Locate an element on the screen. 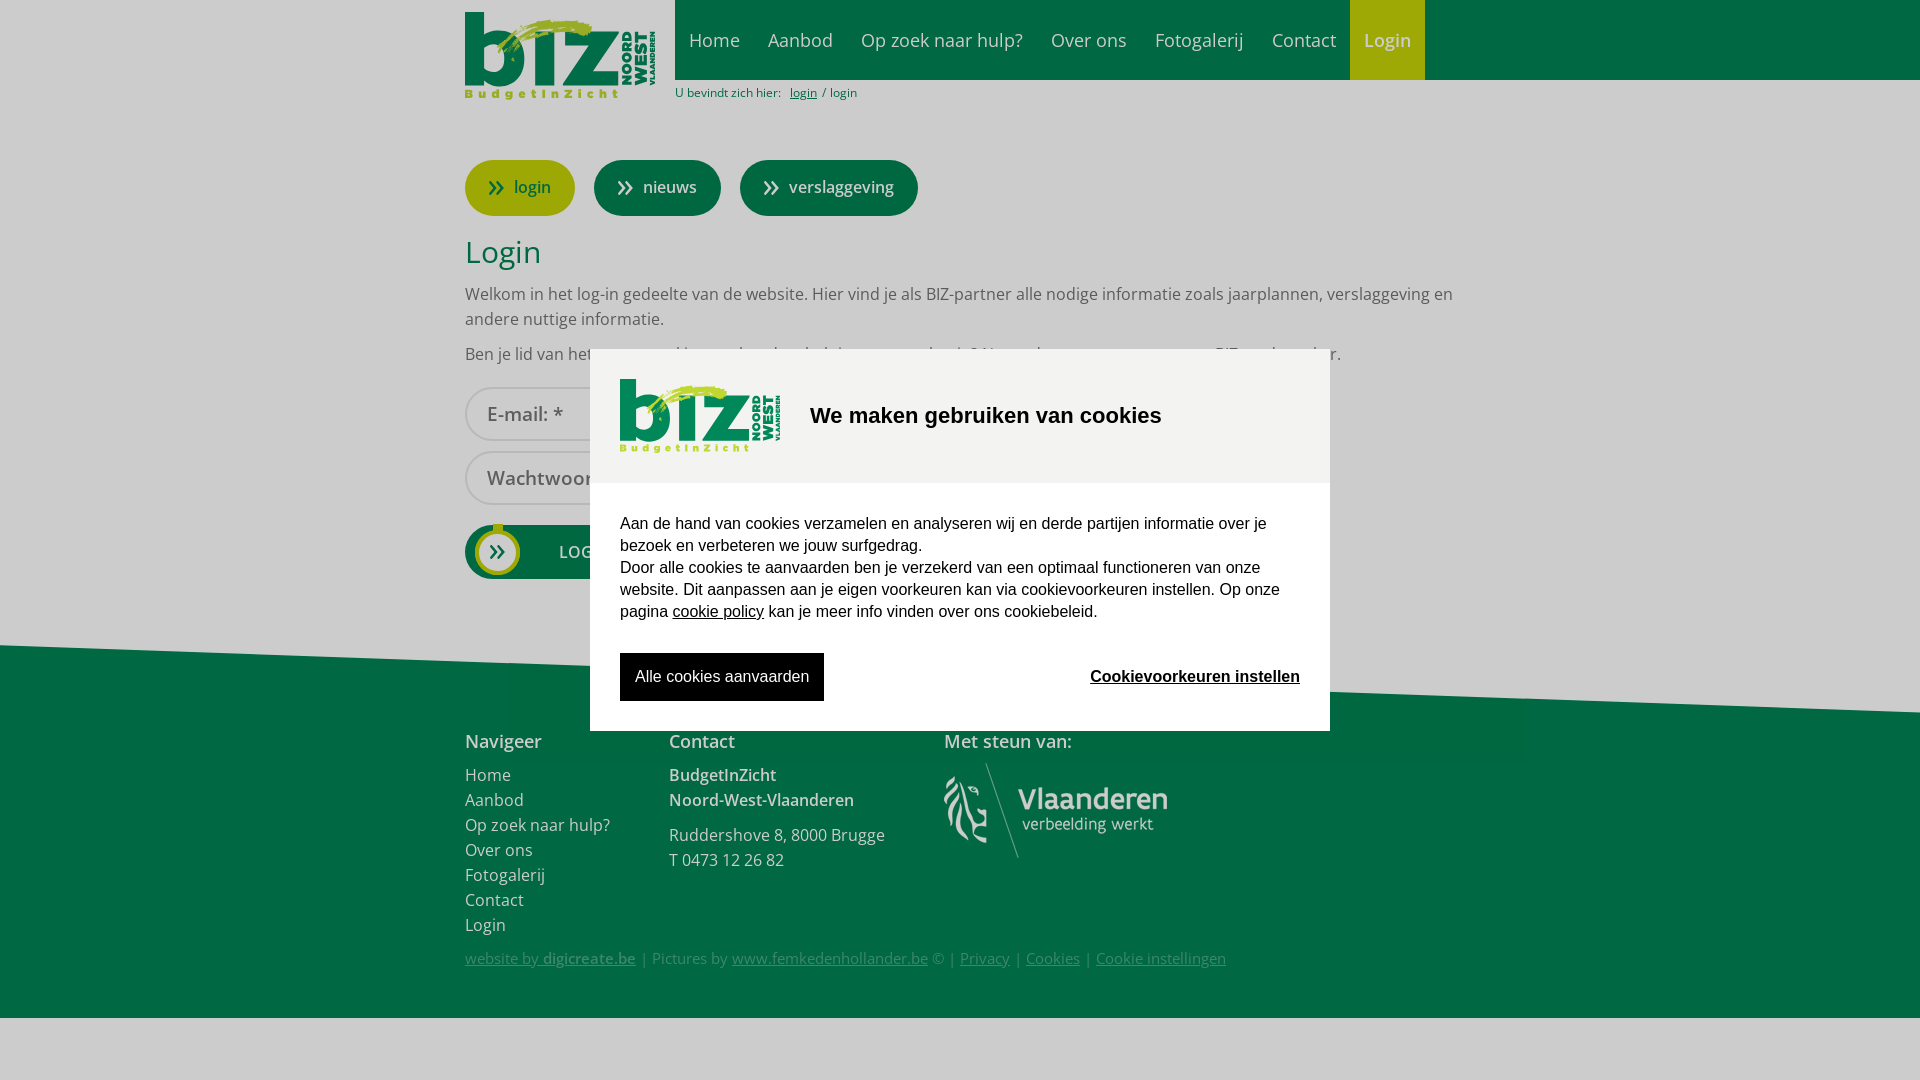 The height and width of the screenshot is (1080, 1920). 'Op zoek naar hulp?' is located at coordinates (940, 39).